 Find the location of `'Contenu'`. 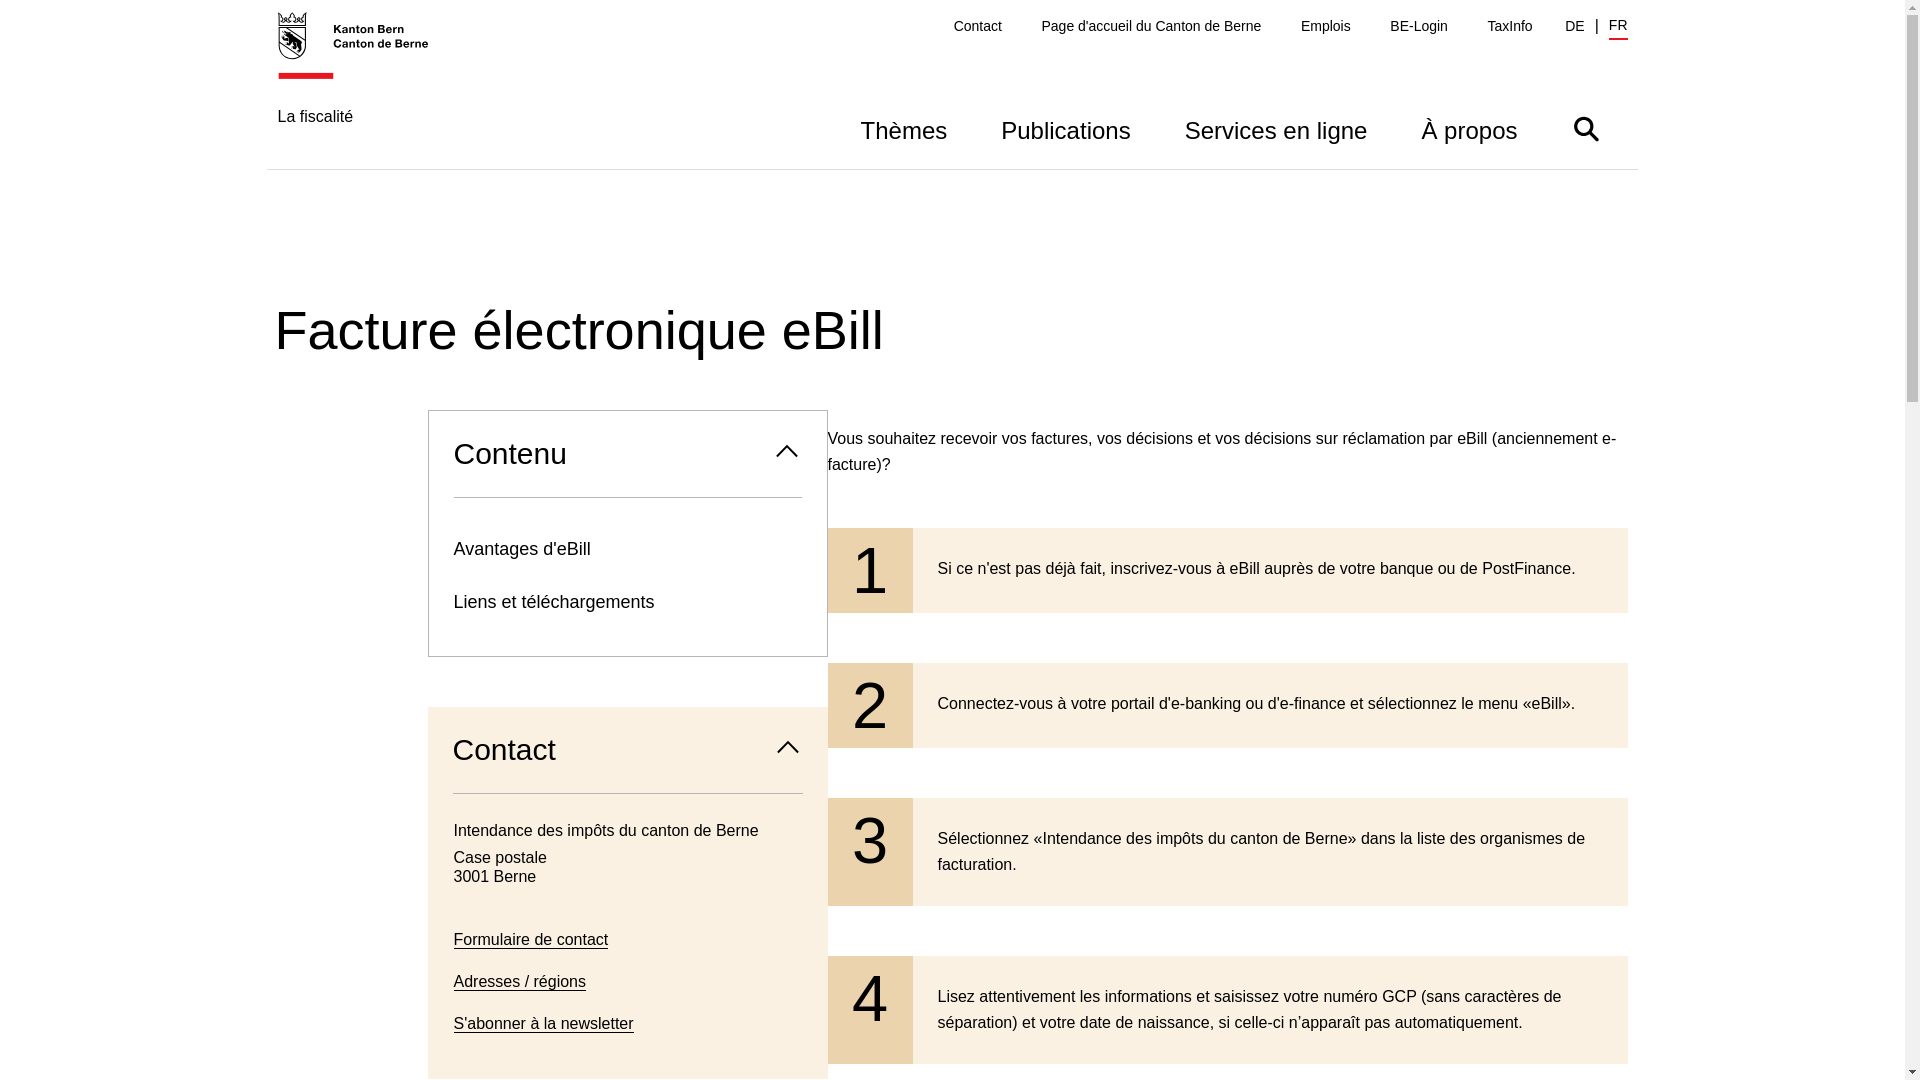

'Contenu' is located at coordinates (626, 454).